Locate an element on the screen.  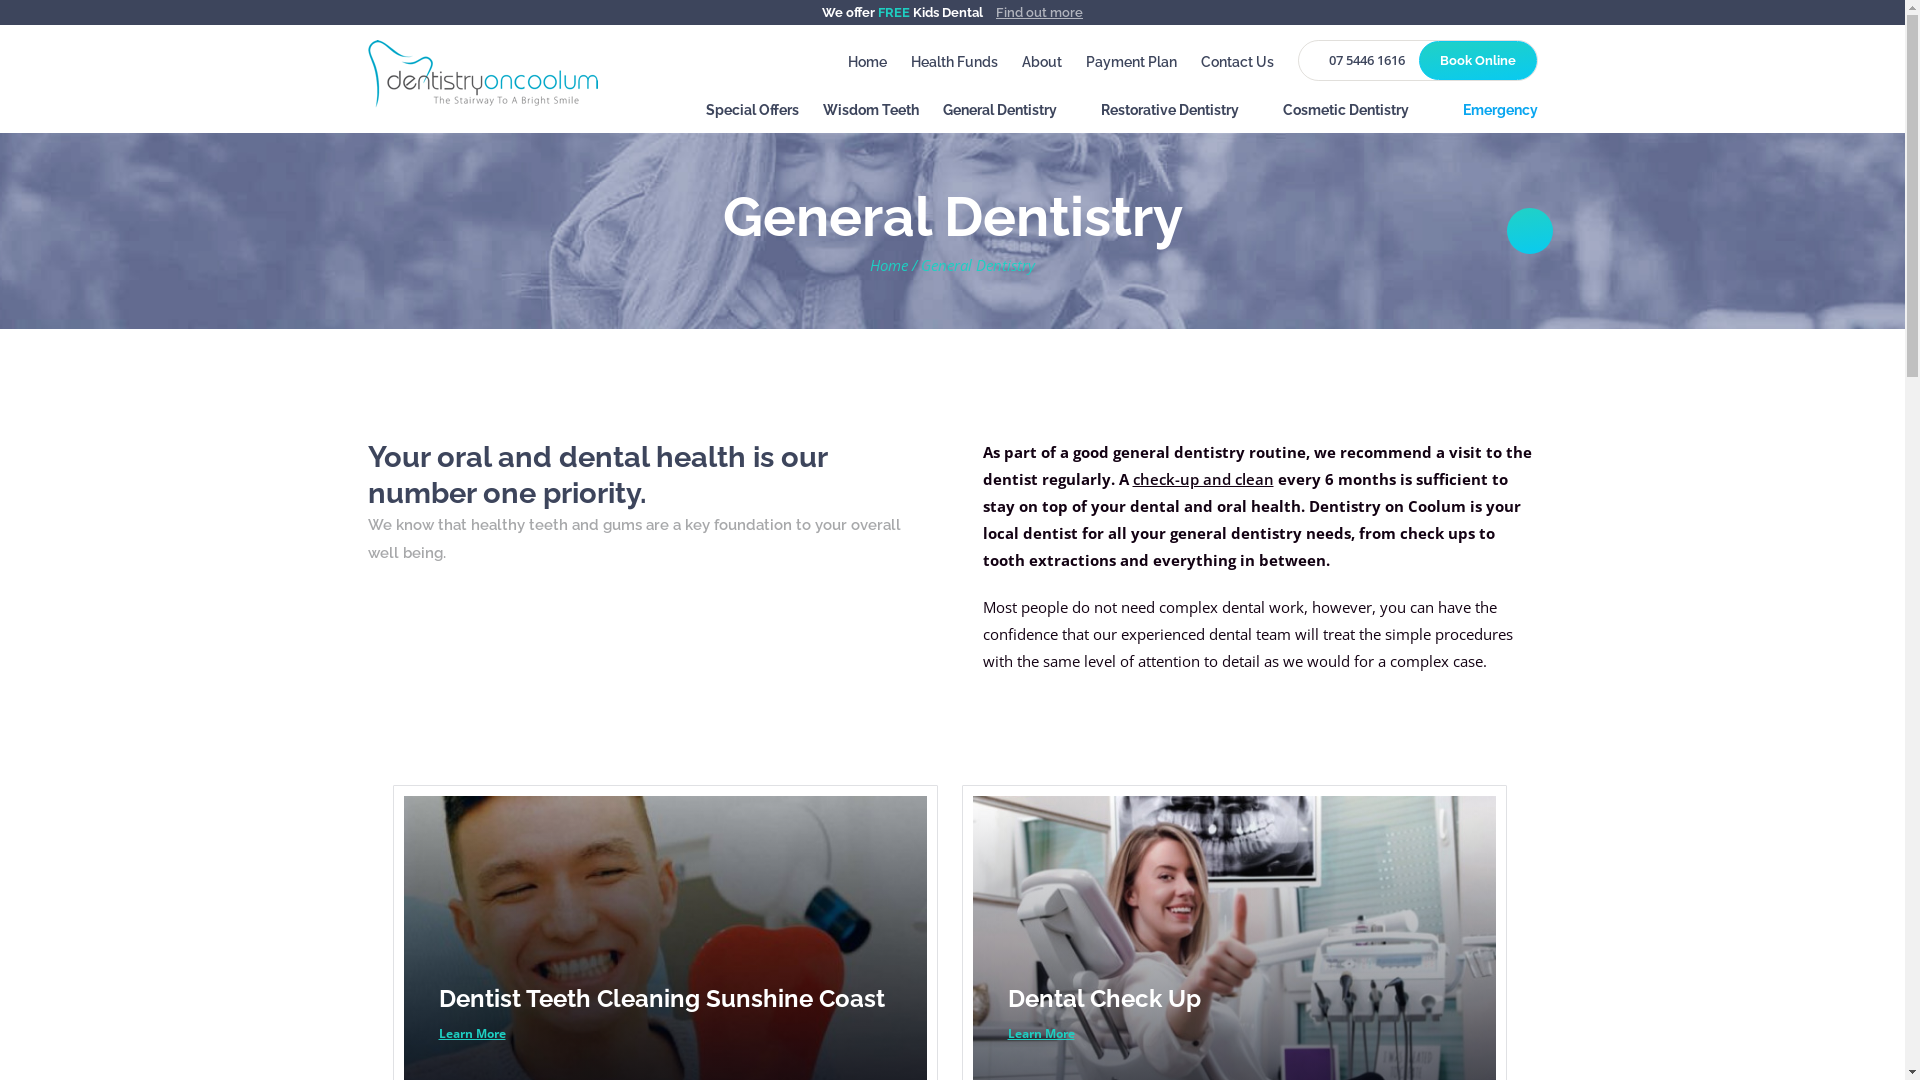
'check-up and clean' is located at coordinates (1201, 478).